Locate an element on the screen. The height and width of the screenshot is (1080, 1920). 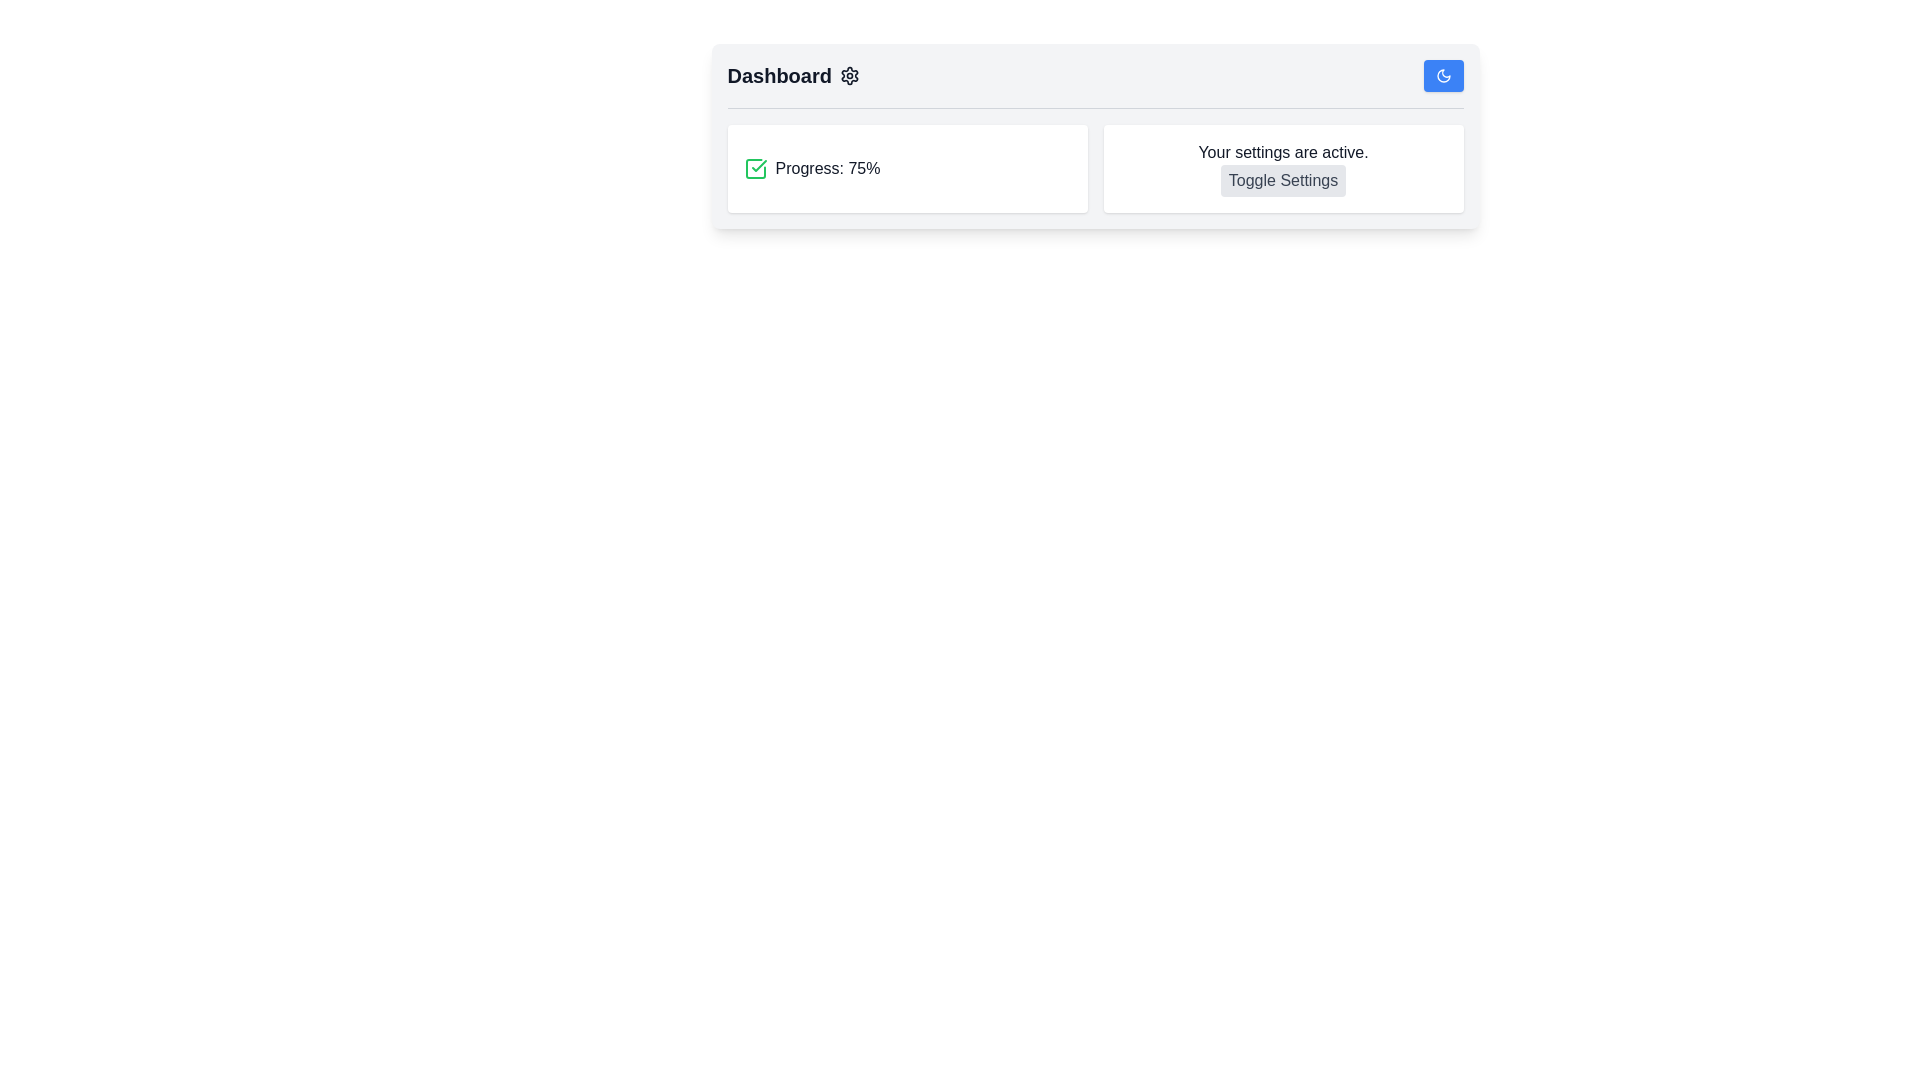
the green checked square box SVG icon that indicates a progress status, which is located to the left of the 'Progress: 75%' text in the dashboard layout is located at coordinates (754, 168).